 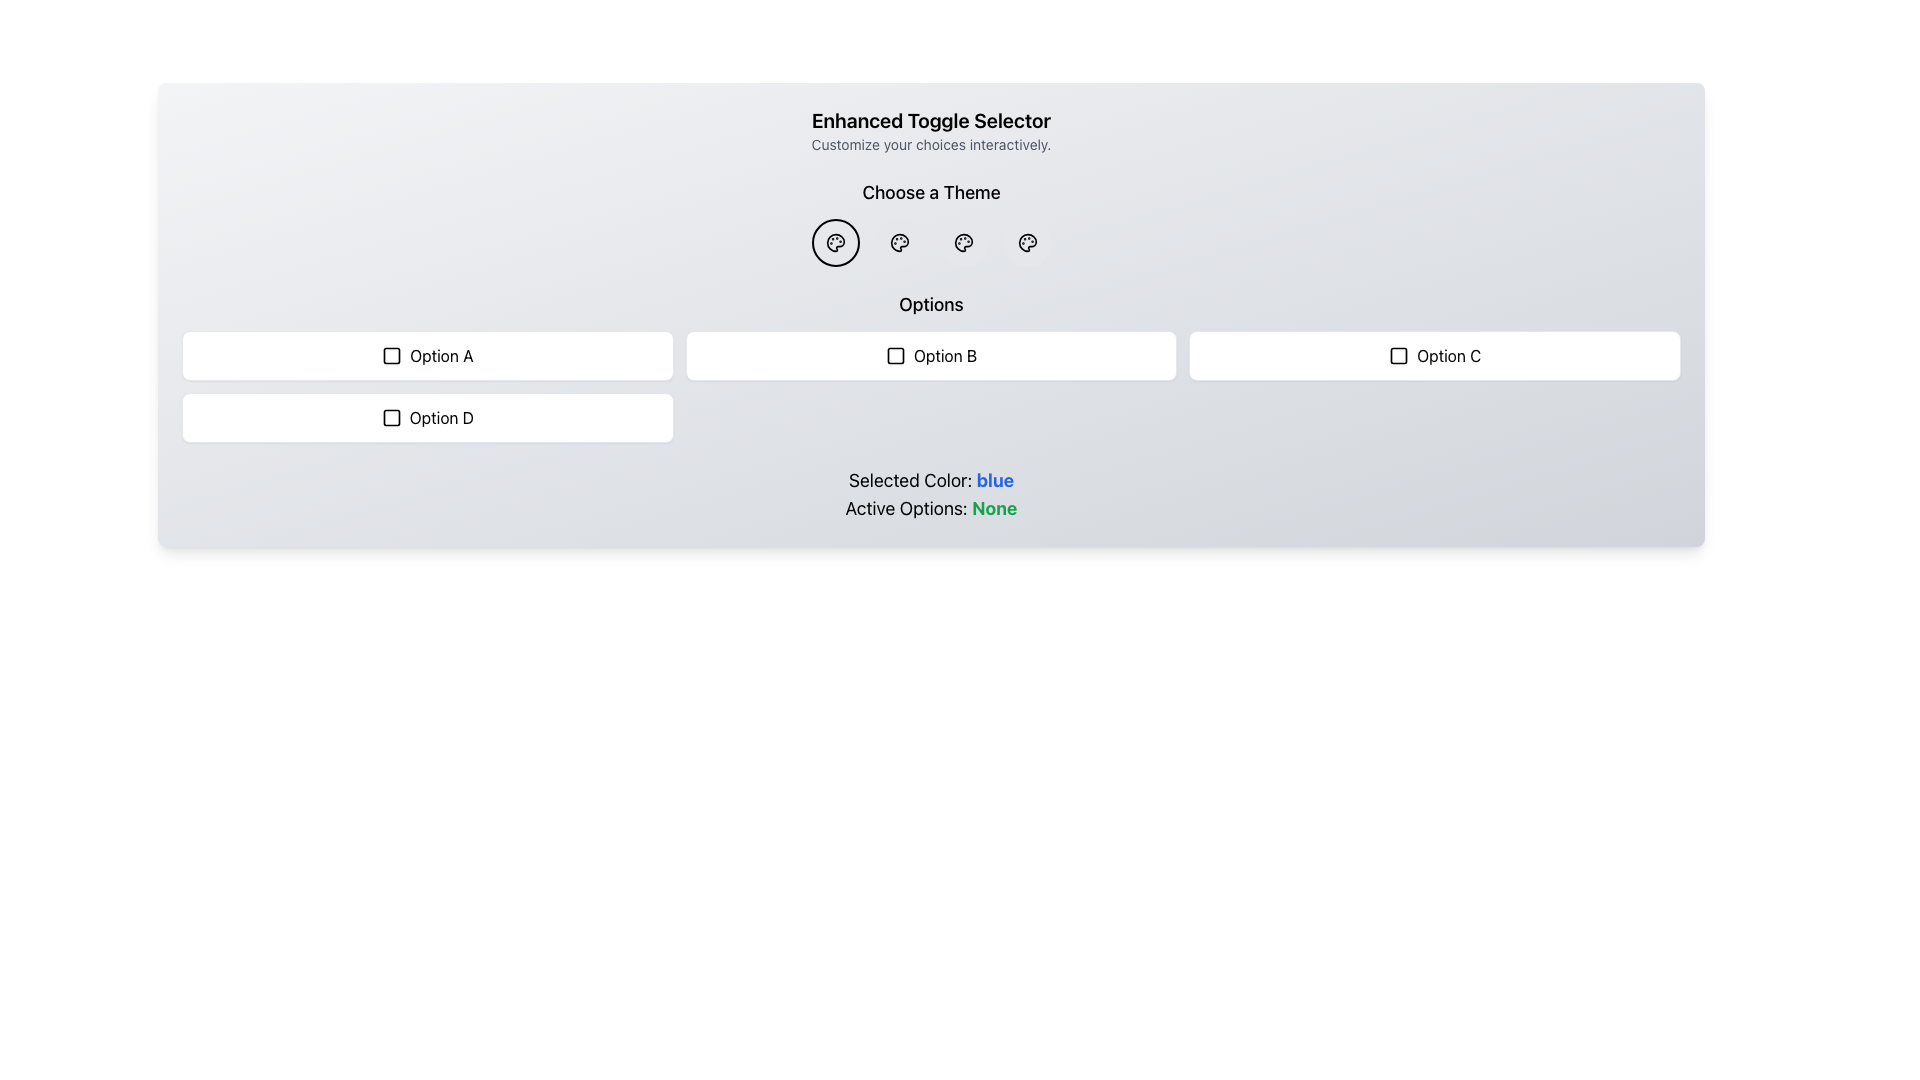 I want to click on the fourth palette icon in the 'Choose a Theme' section, which resembles a smooth, minimalistic circular shape with cutout details, so click(x=1027, y=242).